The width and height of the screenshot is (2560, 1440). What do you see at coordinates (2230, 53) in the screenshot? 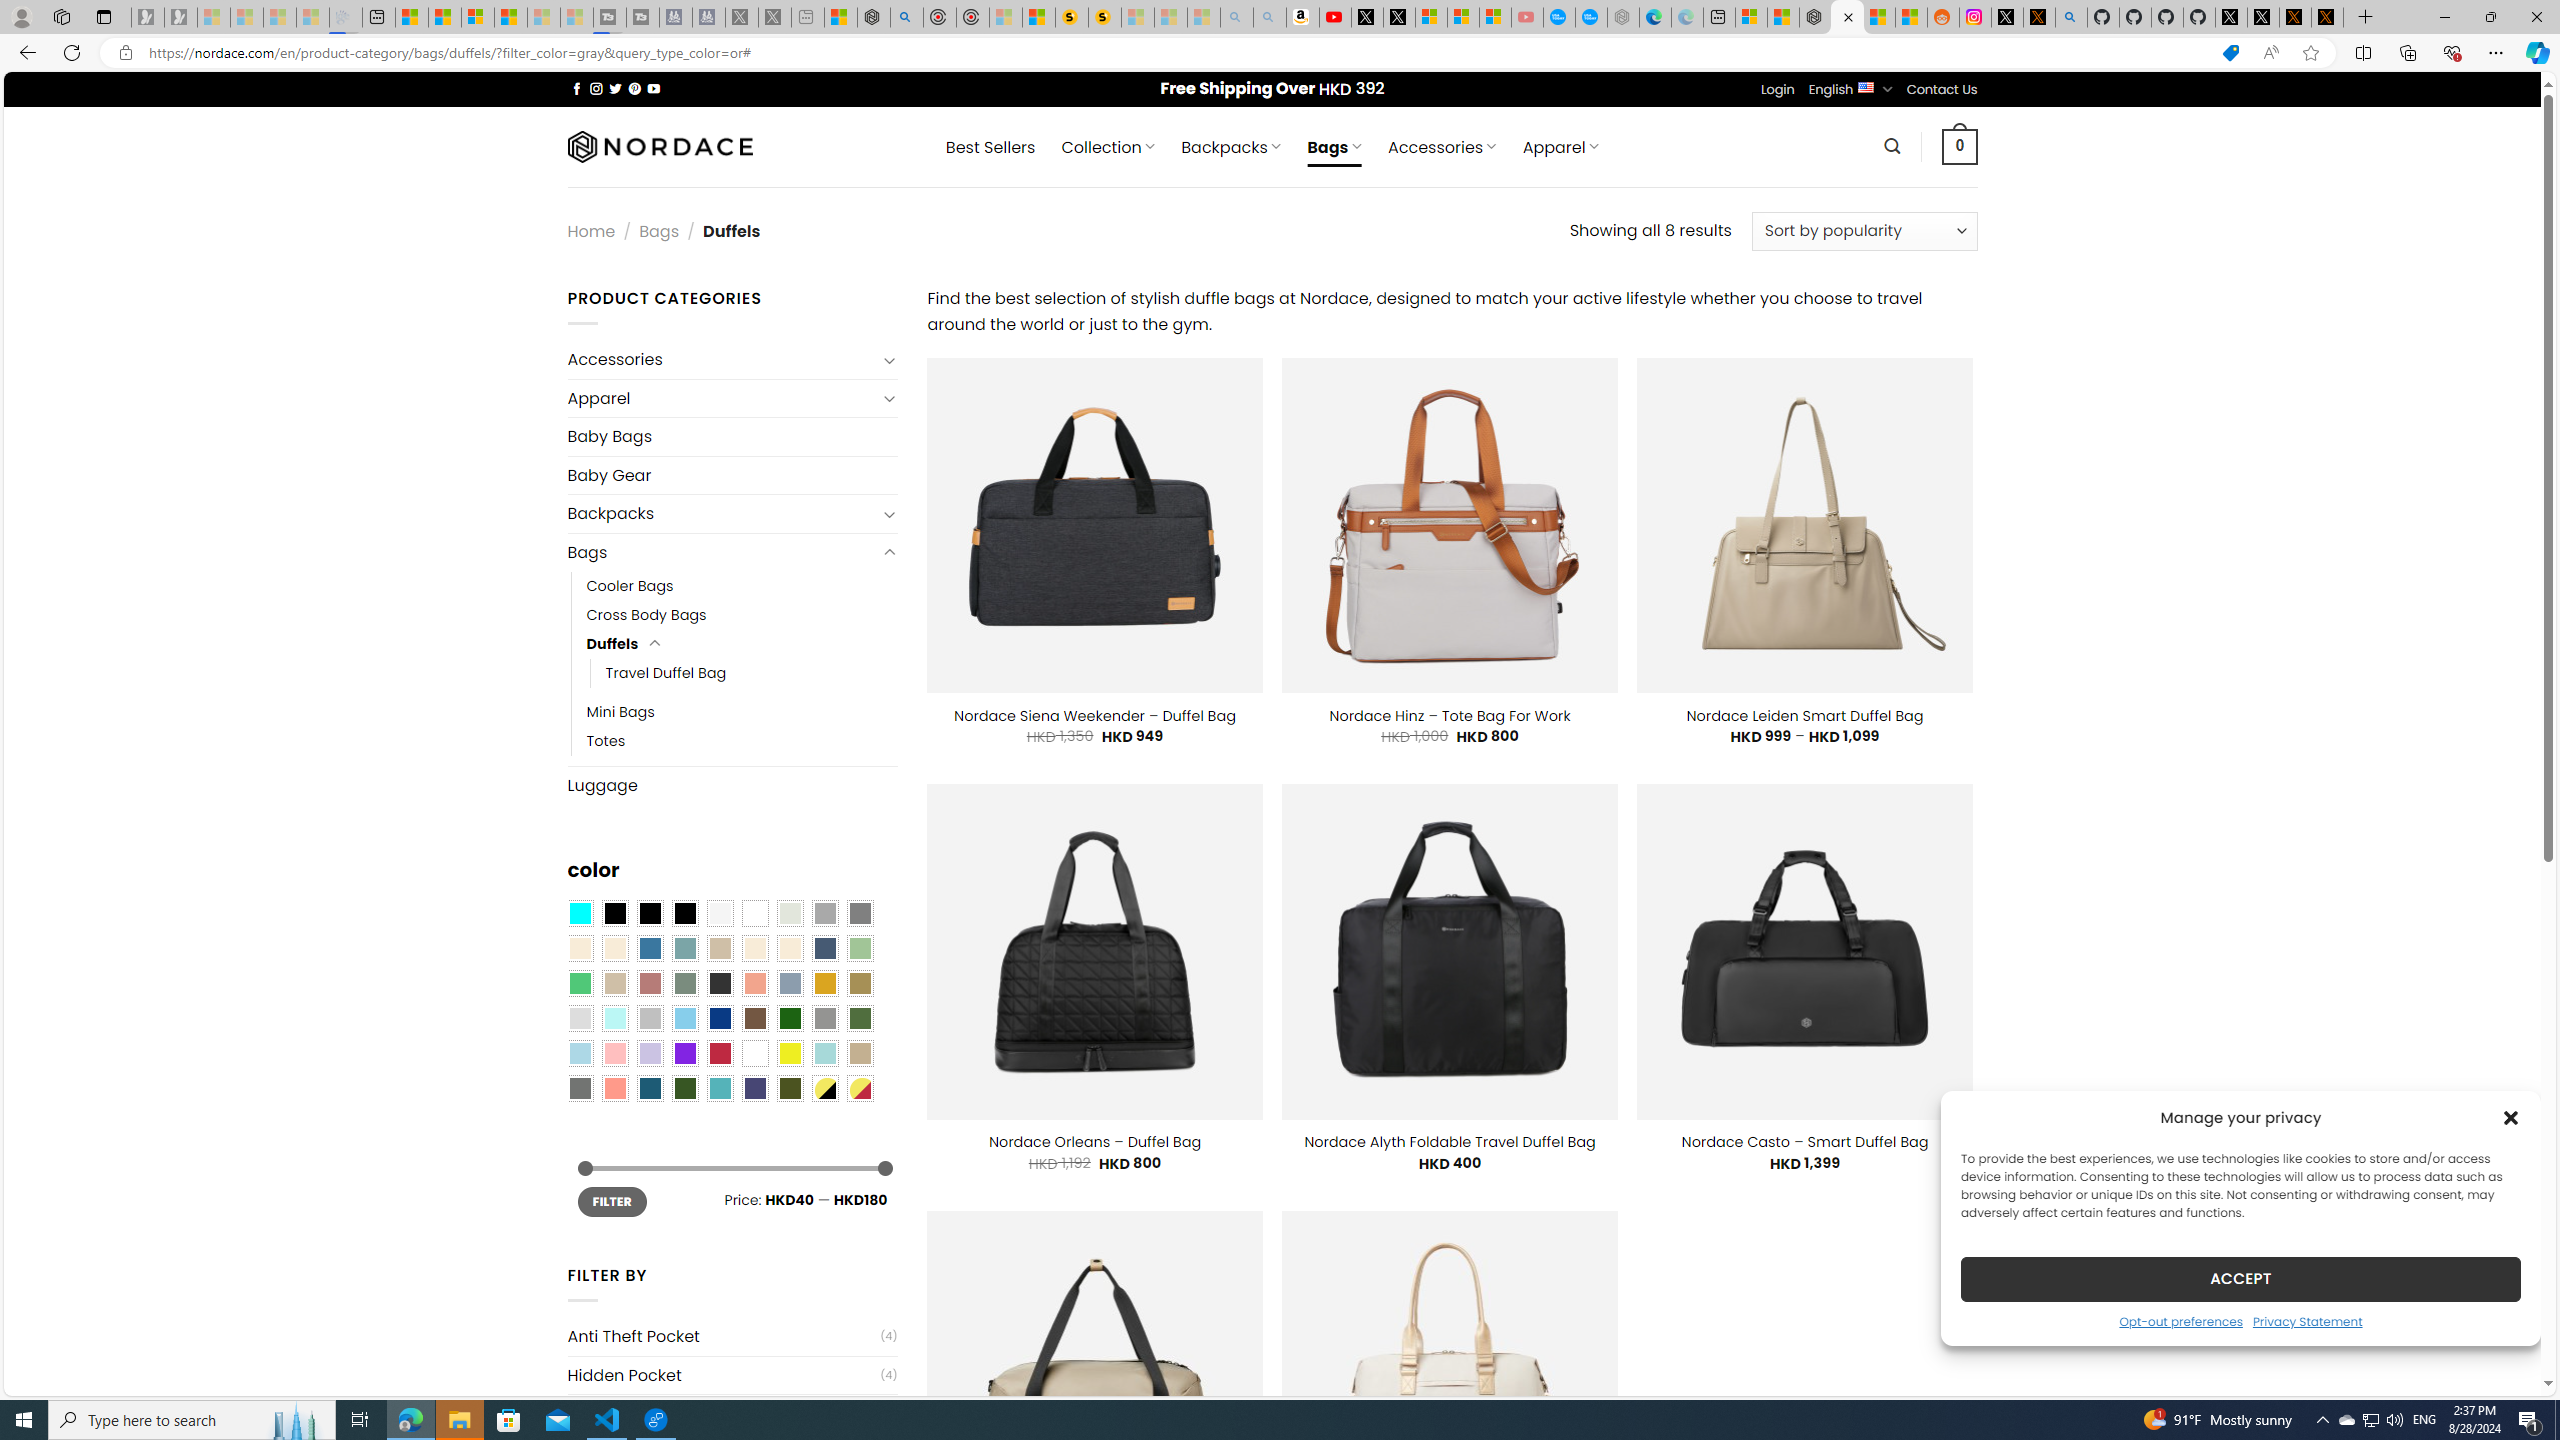
I see `'This site has coupons! Shopping in Microsoft Edge'` at bounding box center [2230, 53].